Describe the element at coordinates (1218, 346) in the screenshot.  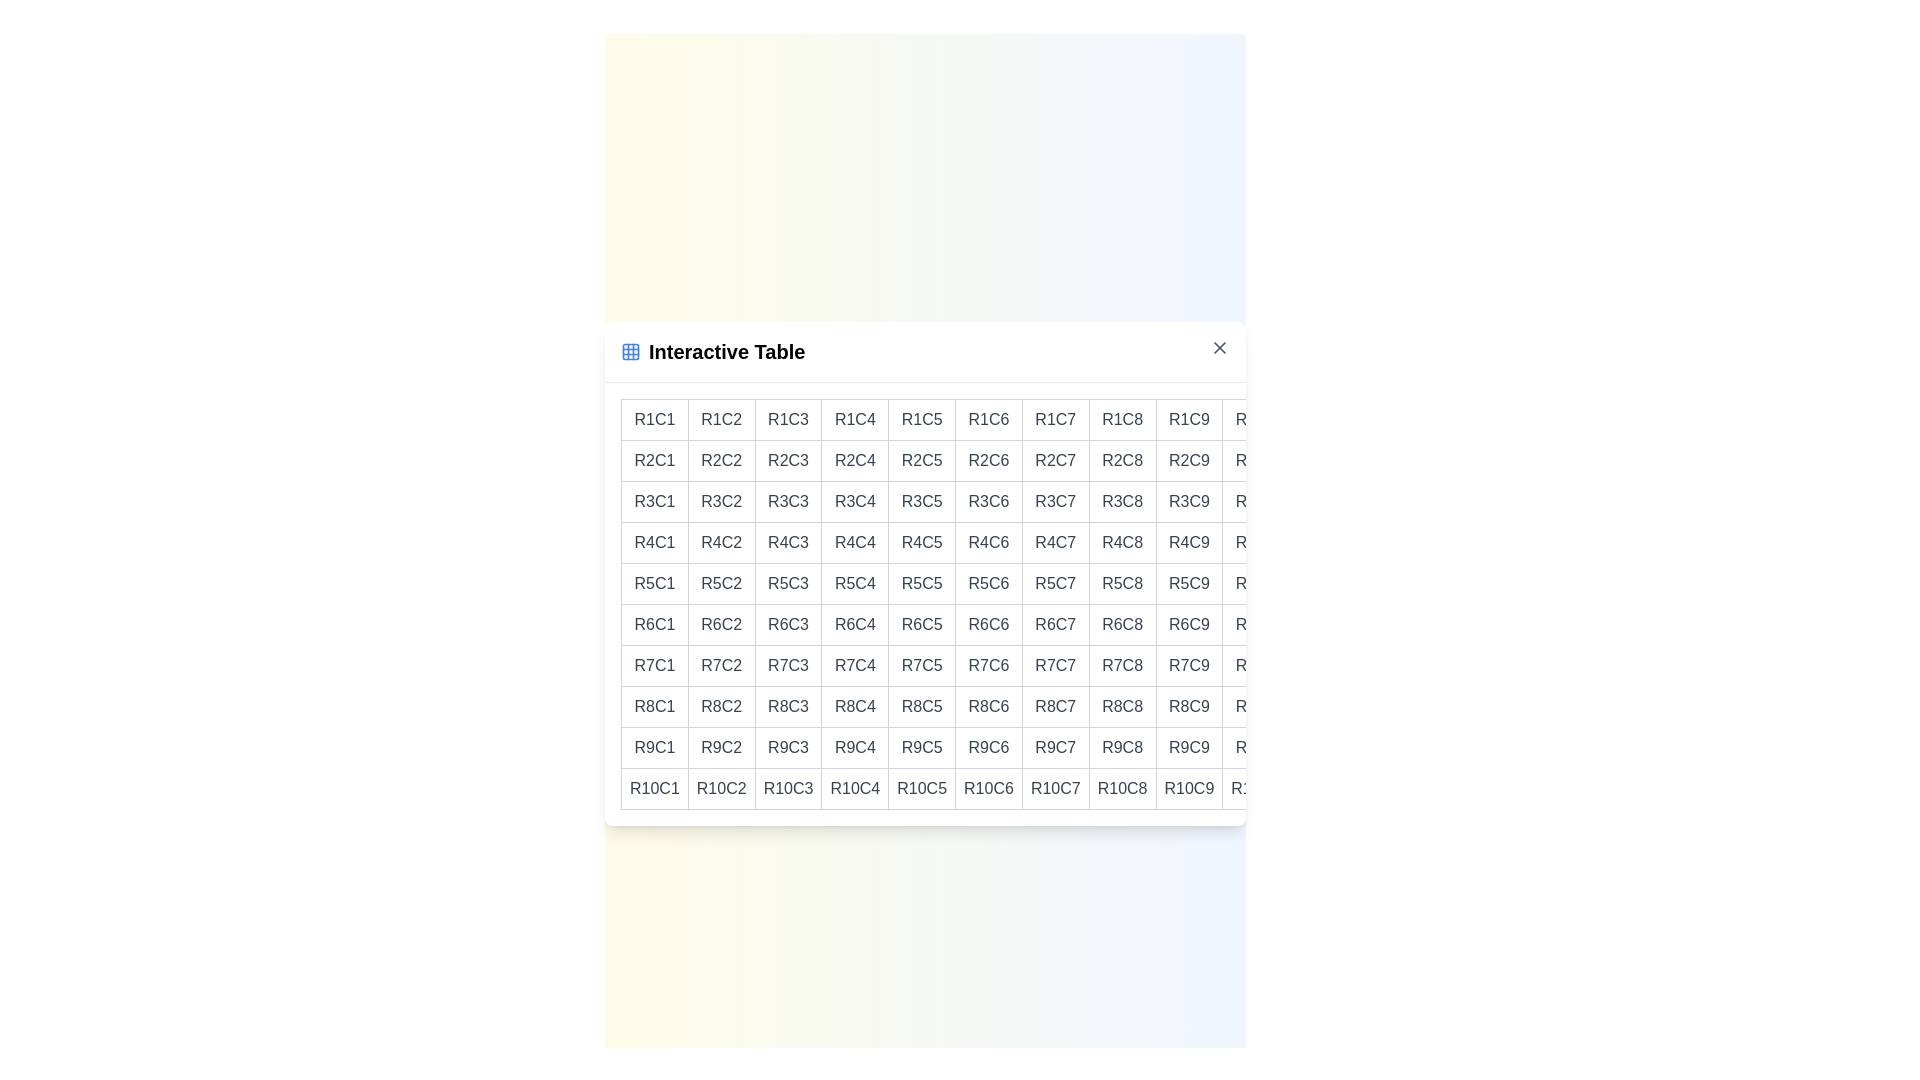
I see `the close button to dismiss the dialog` at that location.